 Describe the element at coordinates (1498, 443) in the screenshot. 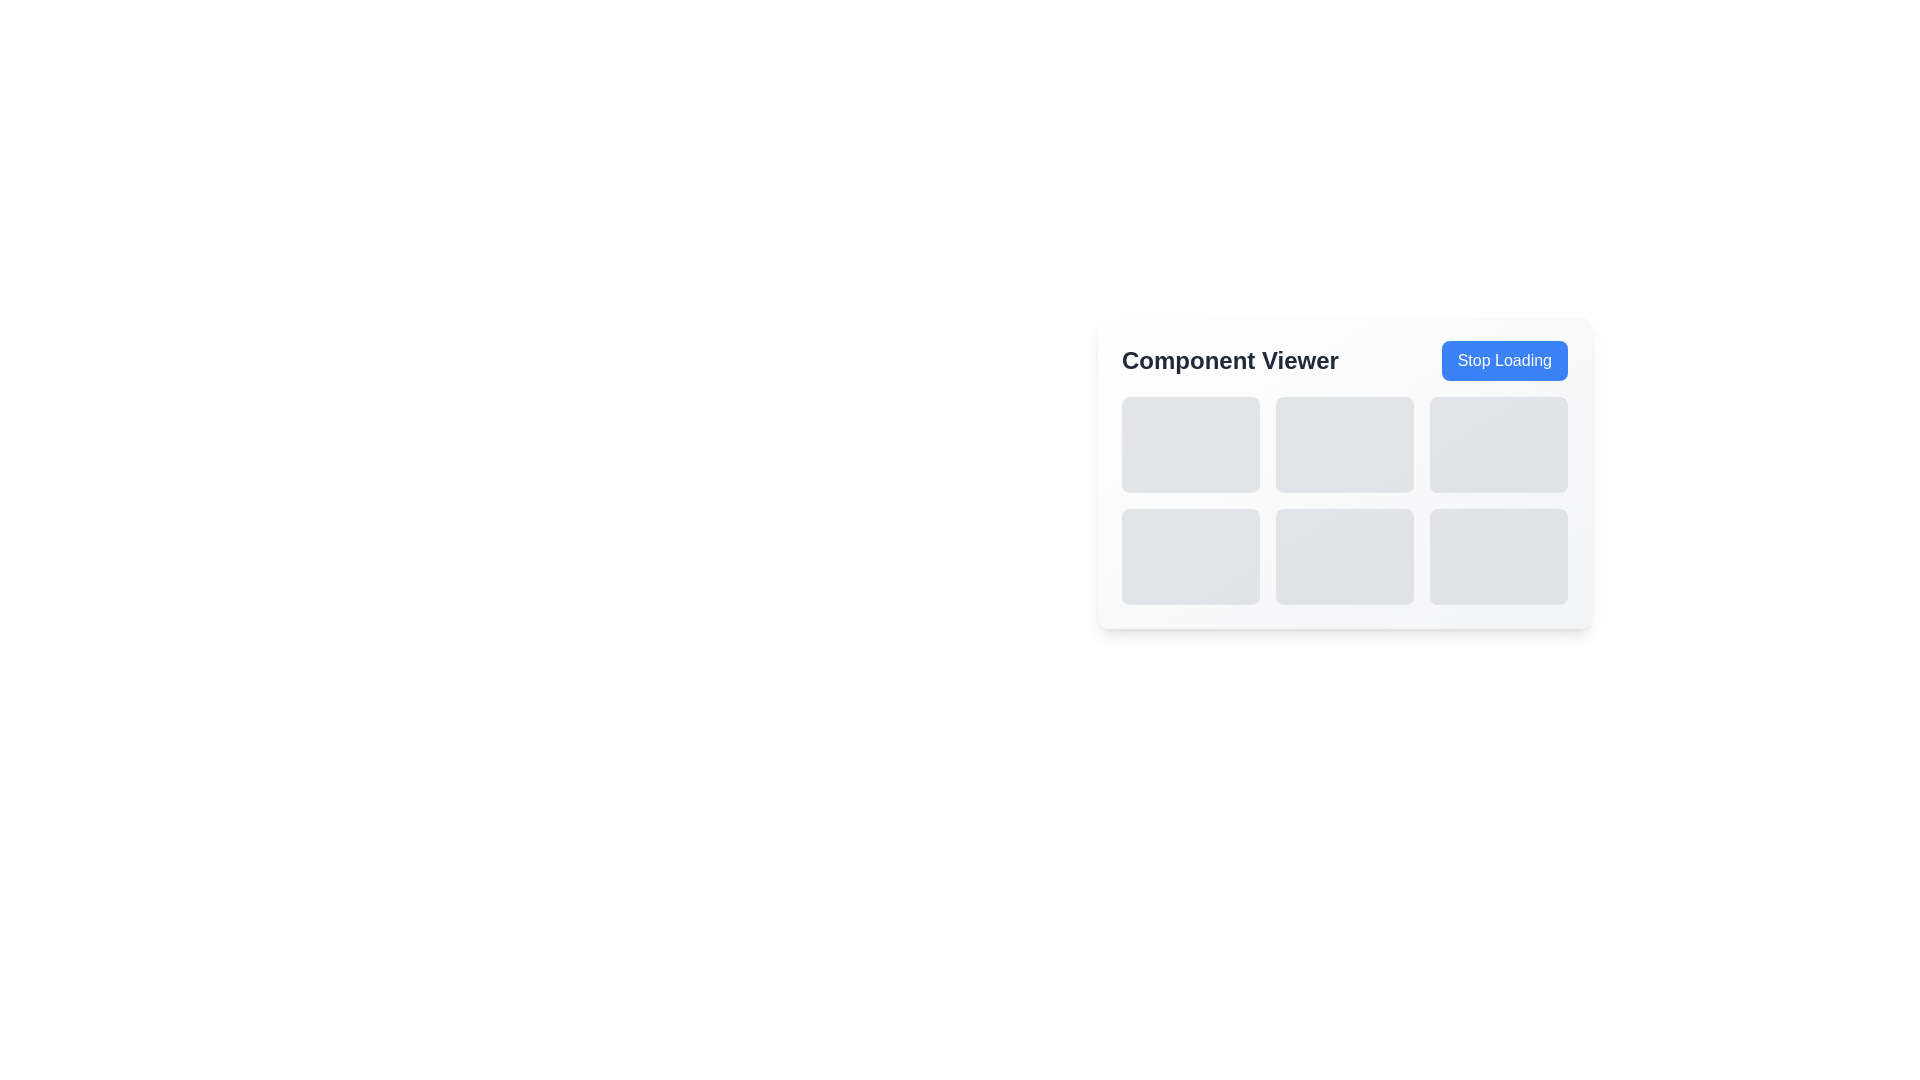

I see `the third placeholder in the first row of the grid layout, which has a light gray background and rounded corners, indicating a loading state` at that location.